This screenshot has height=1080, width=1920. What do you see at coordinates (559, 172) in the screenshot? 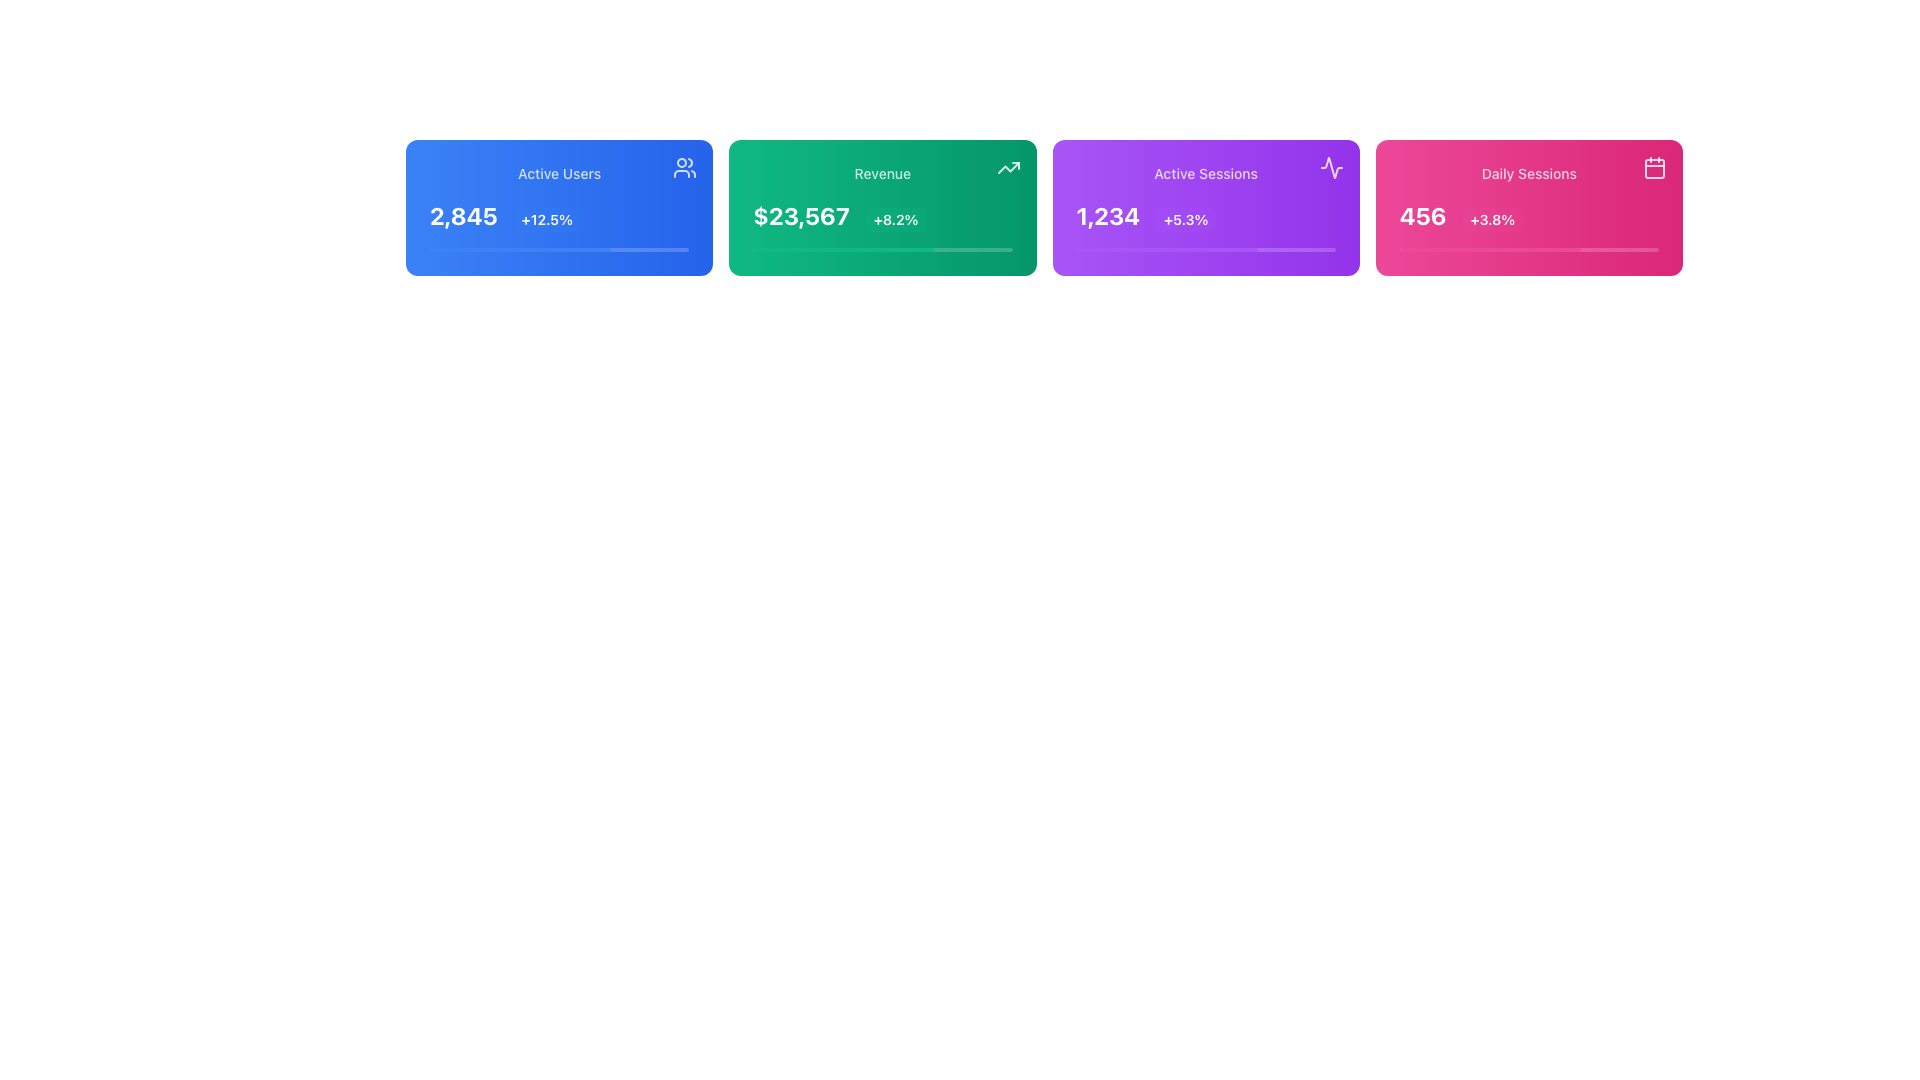
I see `the 'Active Users' label, which is a medium-weight, small-sized text label with an opaque white color on a blue card background, positioned at the top section of the card` at bounding box center [559, 172].